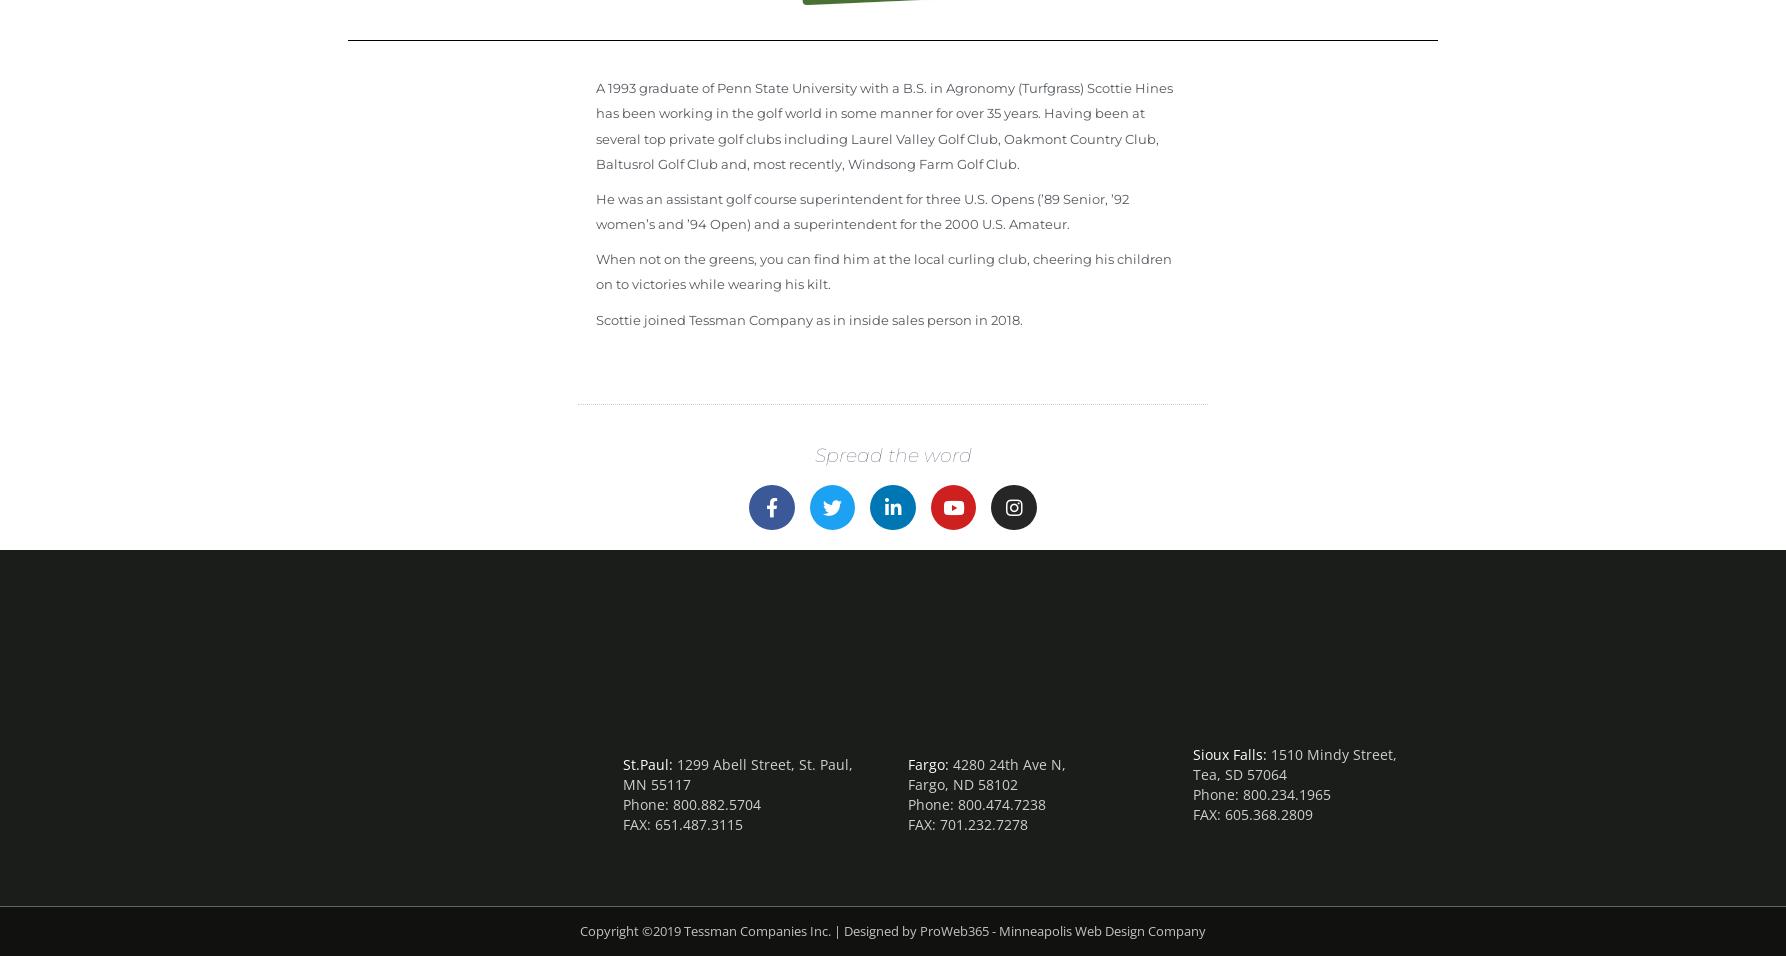 The width and height of the screenshot is (1786, 956). I want to click on 'Copyright ©2019 Tessman Companies Inc. | Designed by', so click(578, 930).